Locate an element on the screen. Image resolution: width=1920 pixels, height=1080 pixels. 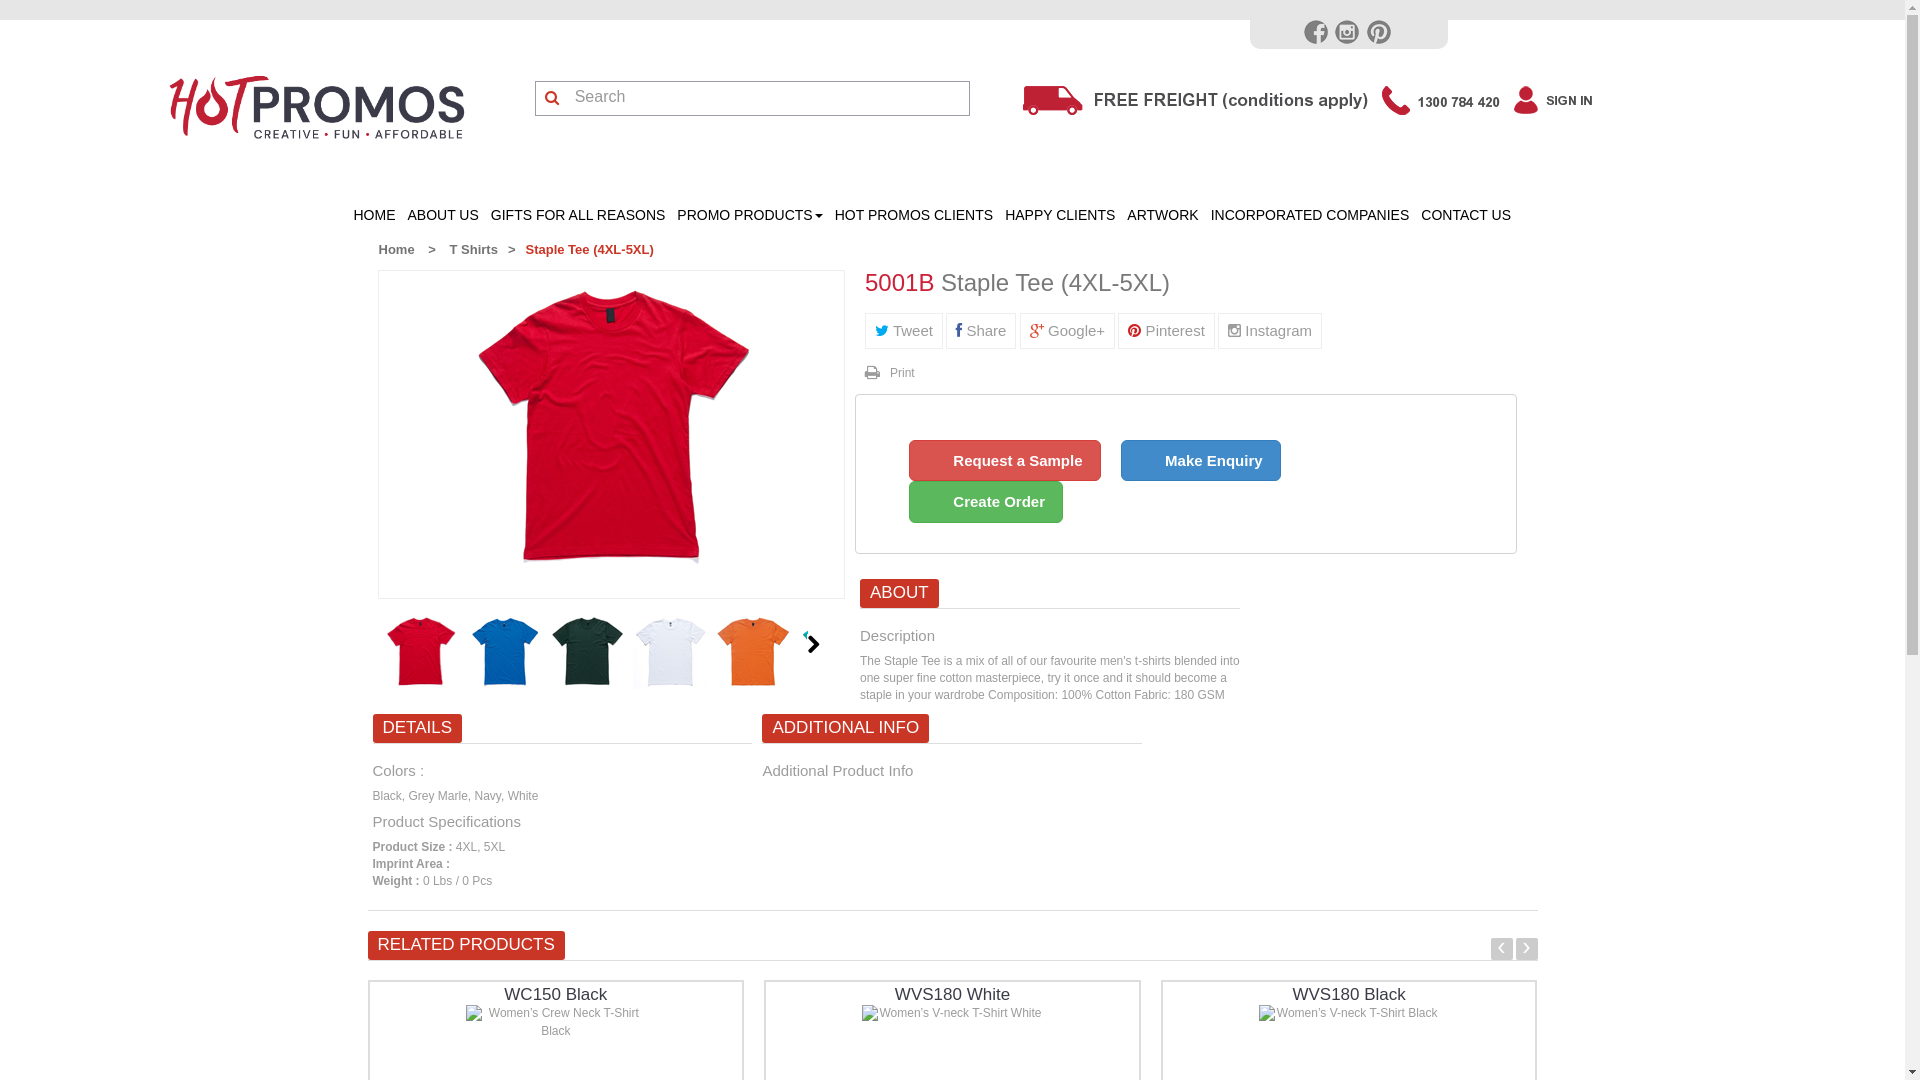
'Tweet' is located at coordinates (864, 329).